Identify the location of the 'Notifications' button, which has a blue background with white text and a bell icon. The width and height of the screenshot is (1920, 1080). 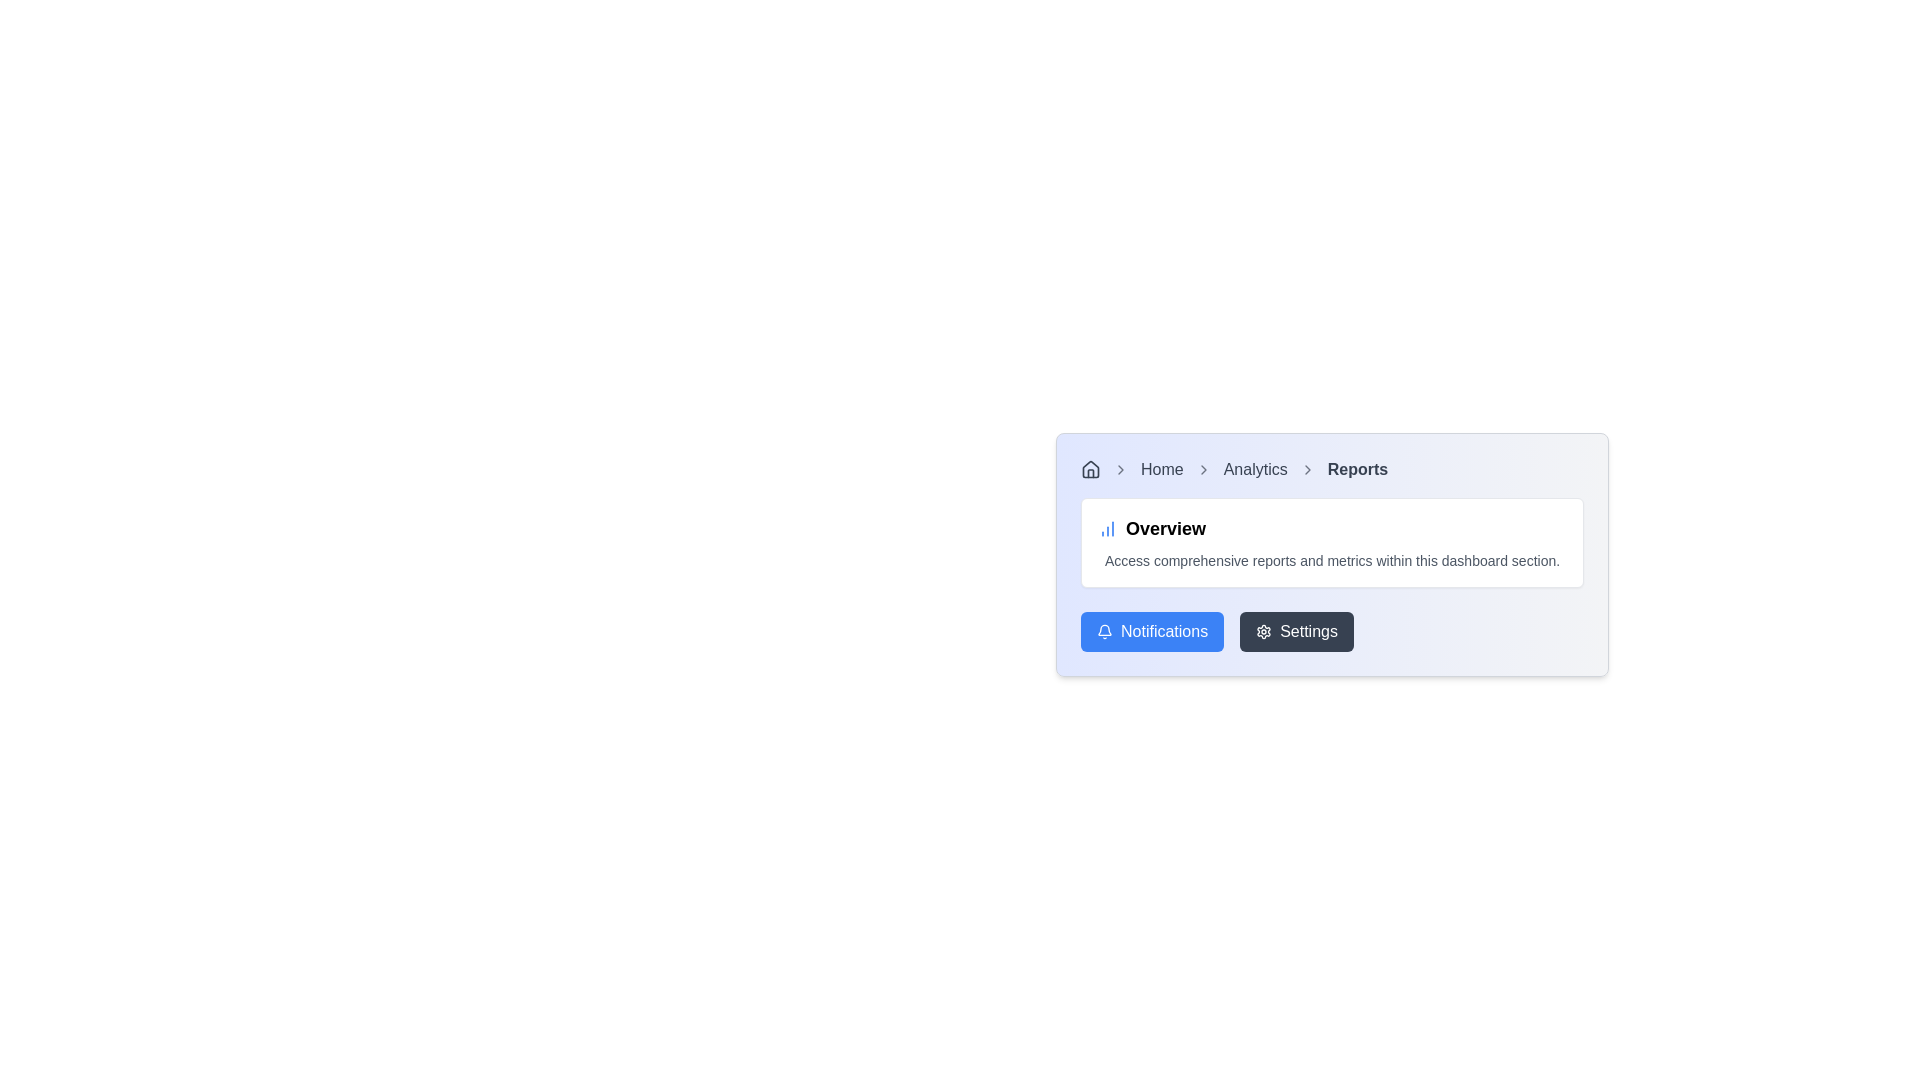
(1152, 632).